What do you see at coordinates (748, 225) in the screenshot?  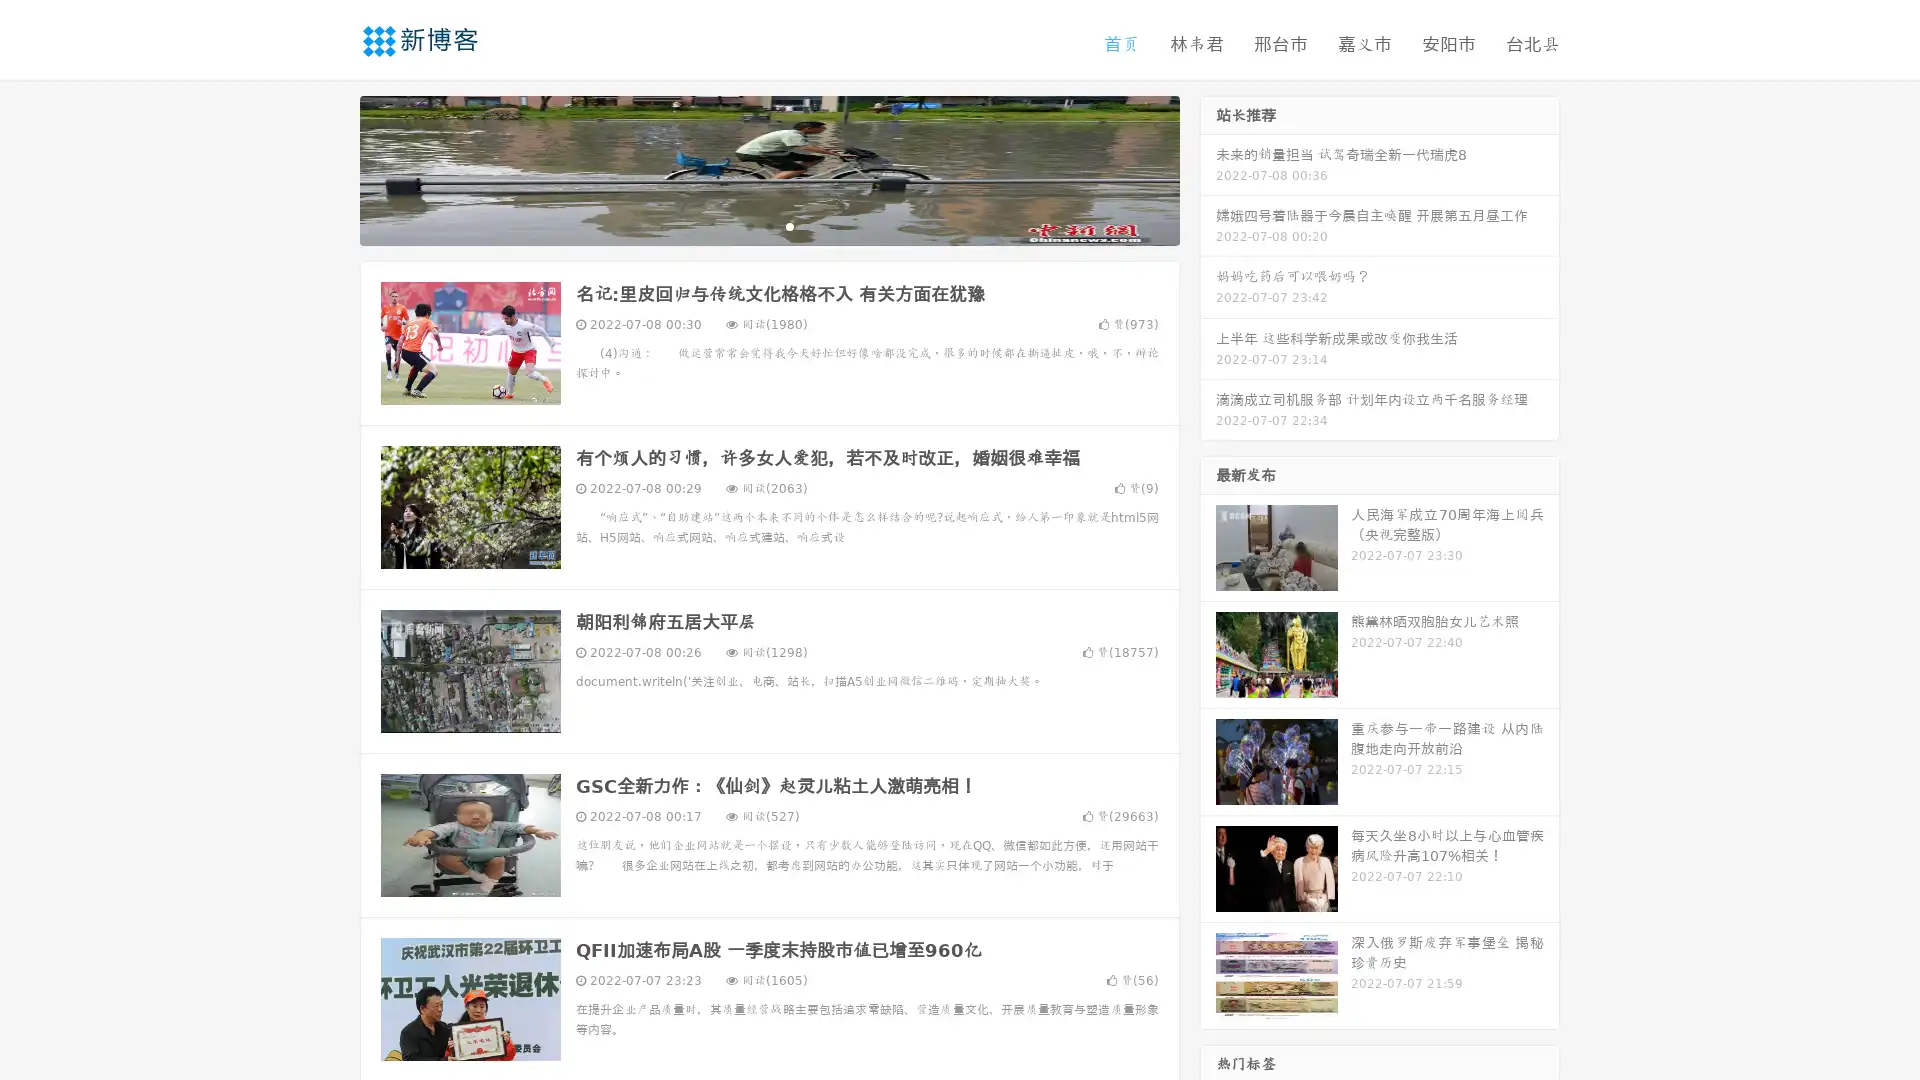 I see `Go to slide 1` at bounding box center [748, 225].